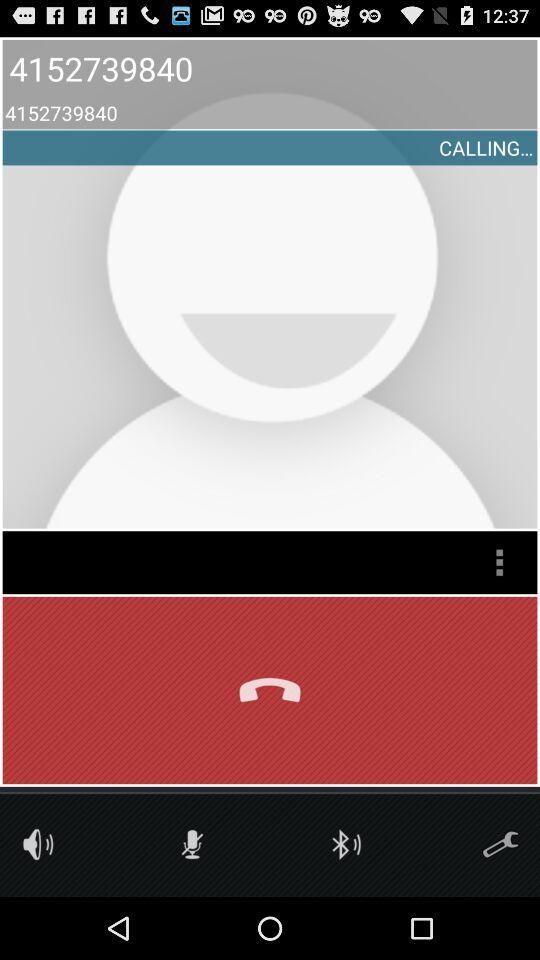  Describe the element at coordinates (499, 843) in the screenshot. I see `tools icon to help you` at that location.